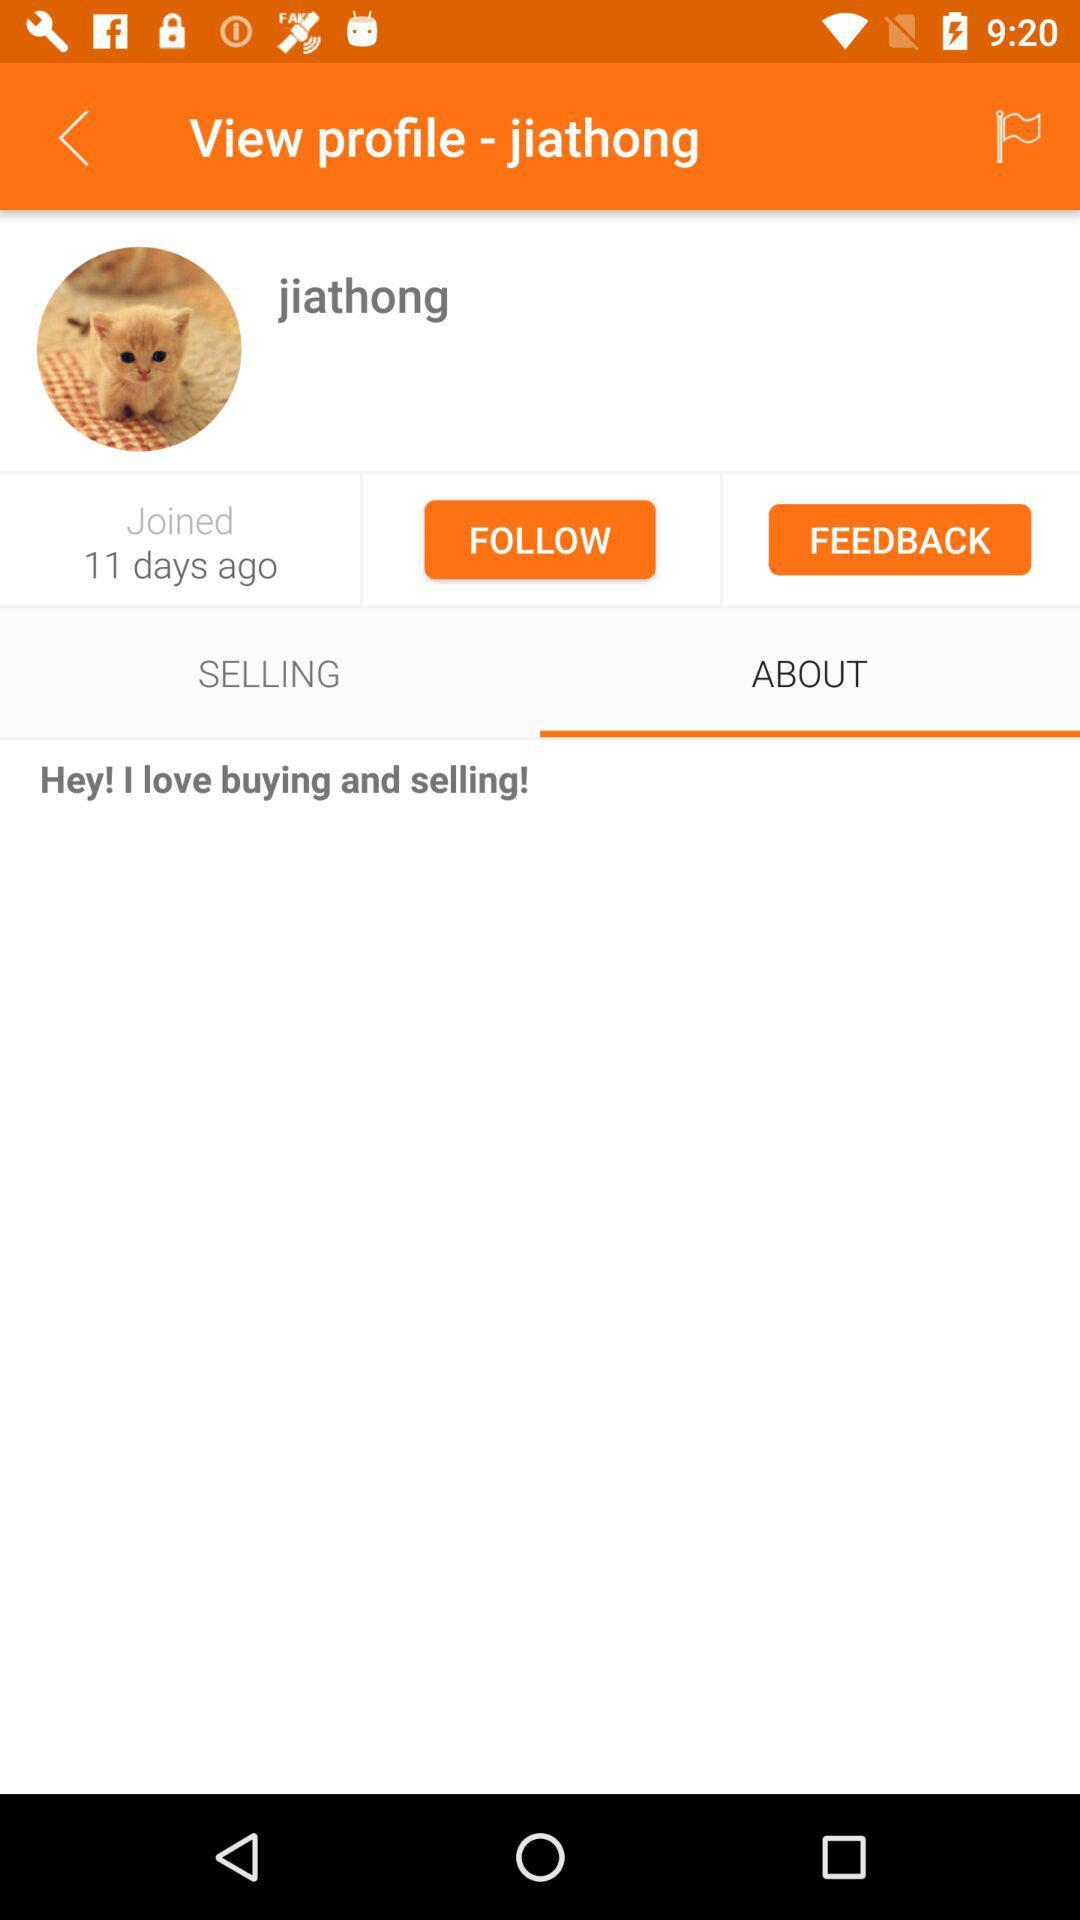  I want to click on feedback, so click(898, 539).